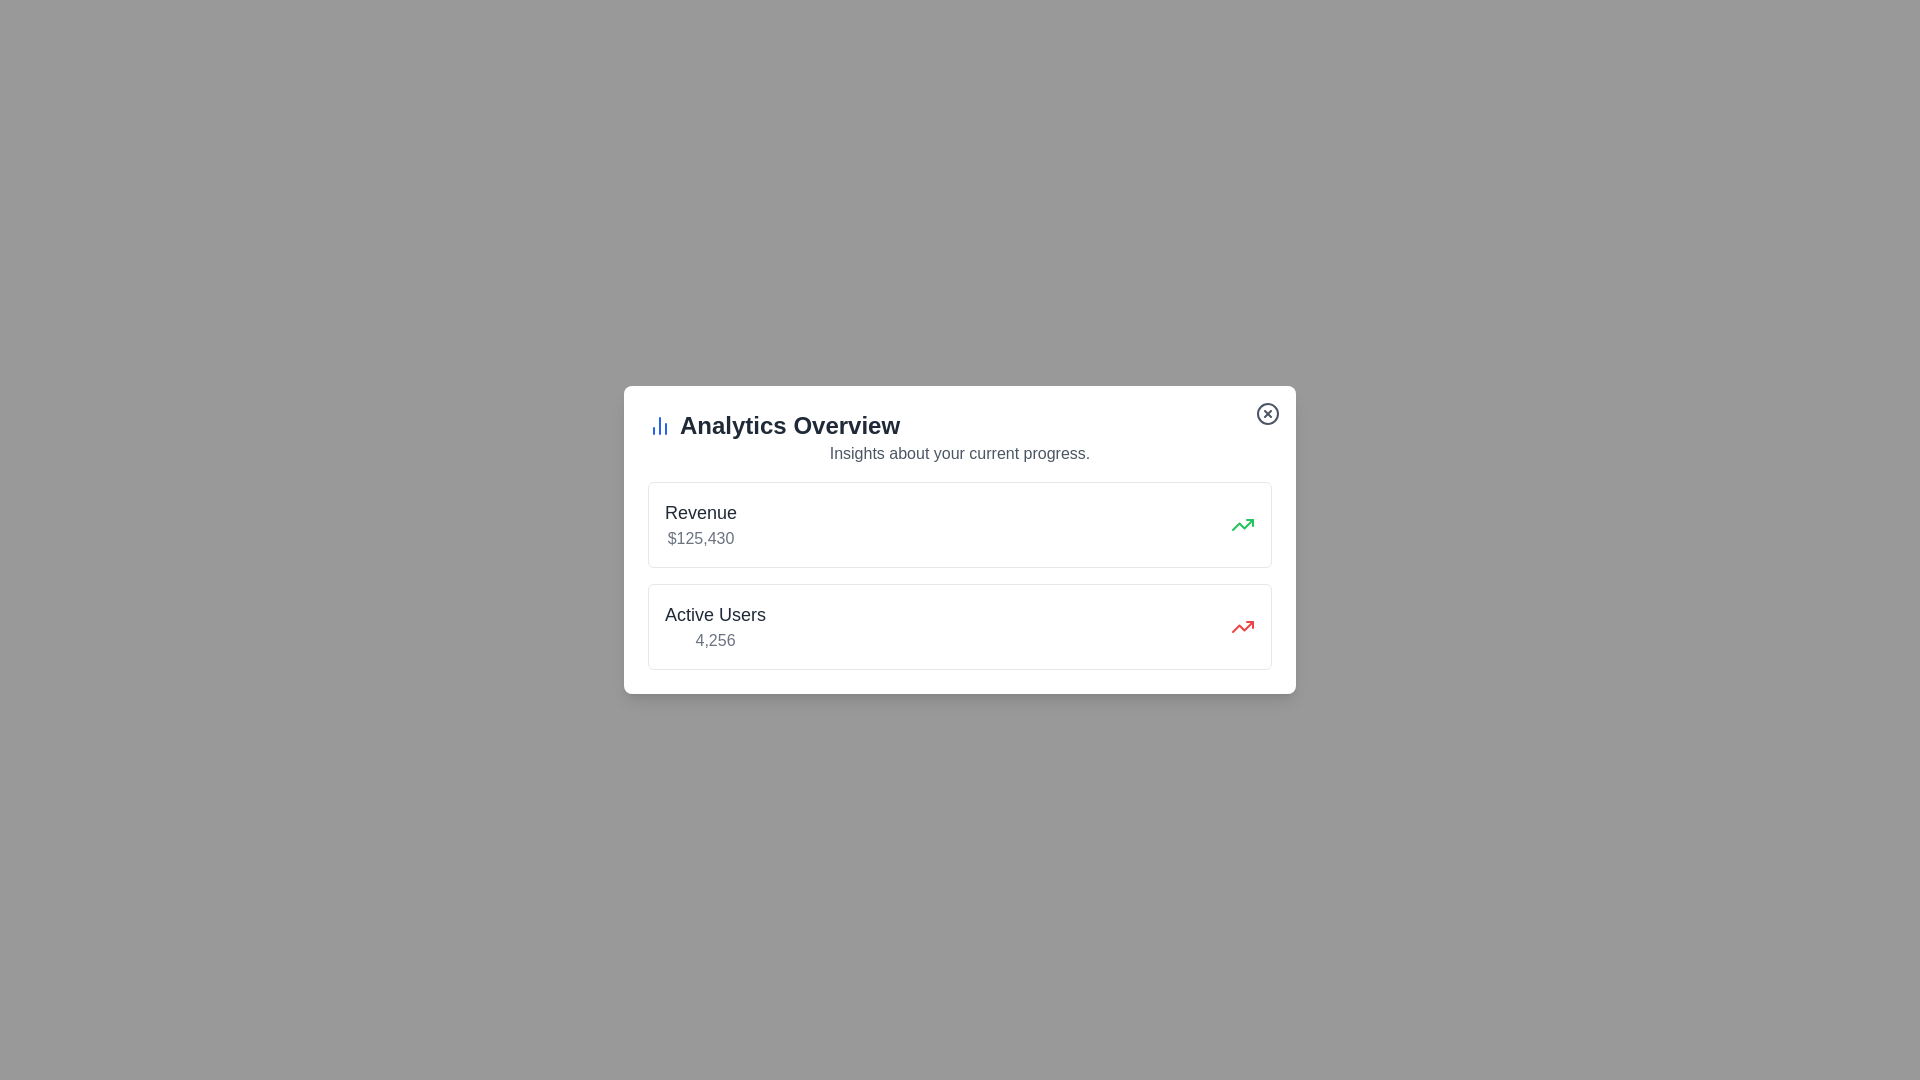  What do you see at coordinates (1266, 412) in the screenshot?
I see `the close button located at the top-right corner of the 'Analytics Overview' card to observe the hover effect` at bounding box center [1266, 412].